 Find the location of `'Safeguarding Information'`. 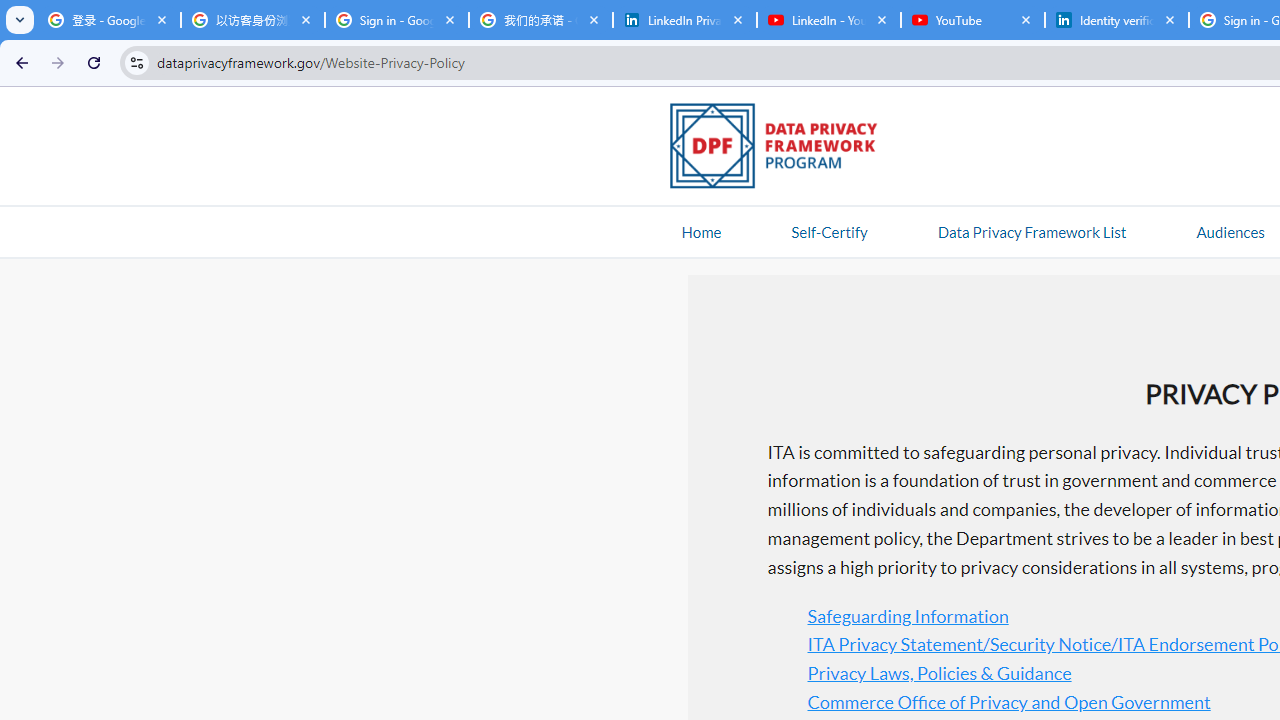

'Safeguarding Information' is located at coordinates (906, 614).